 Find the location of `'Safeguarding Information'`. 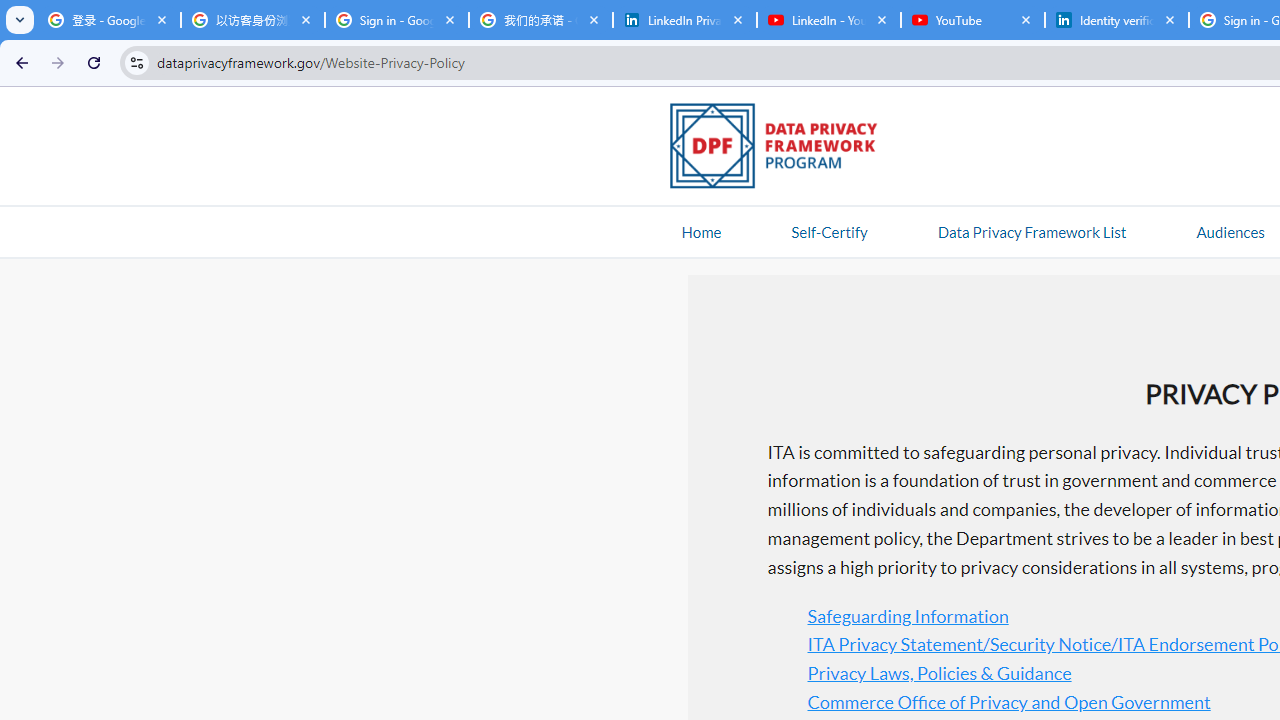

'Safeguarding Information' is located at coordinates (906, 614).